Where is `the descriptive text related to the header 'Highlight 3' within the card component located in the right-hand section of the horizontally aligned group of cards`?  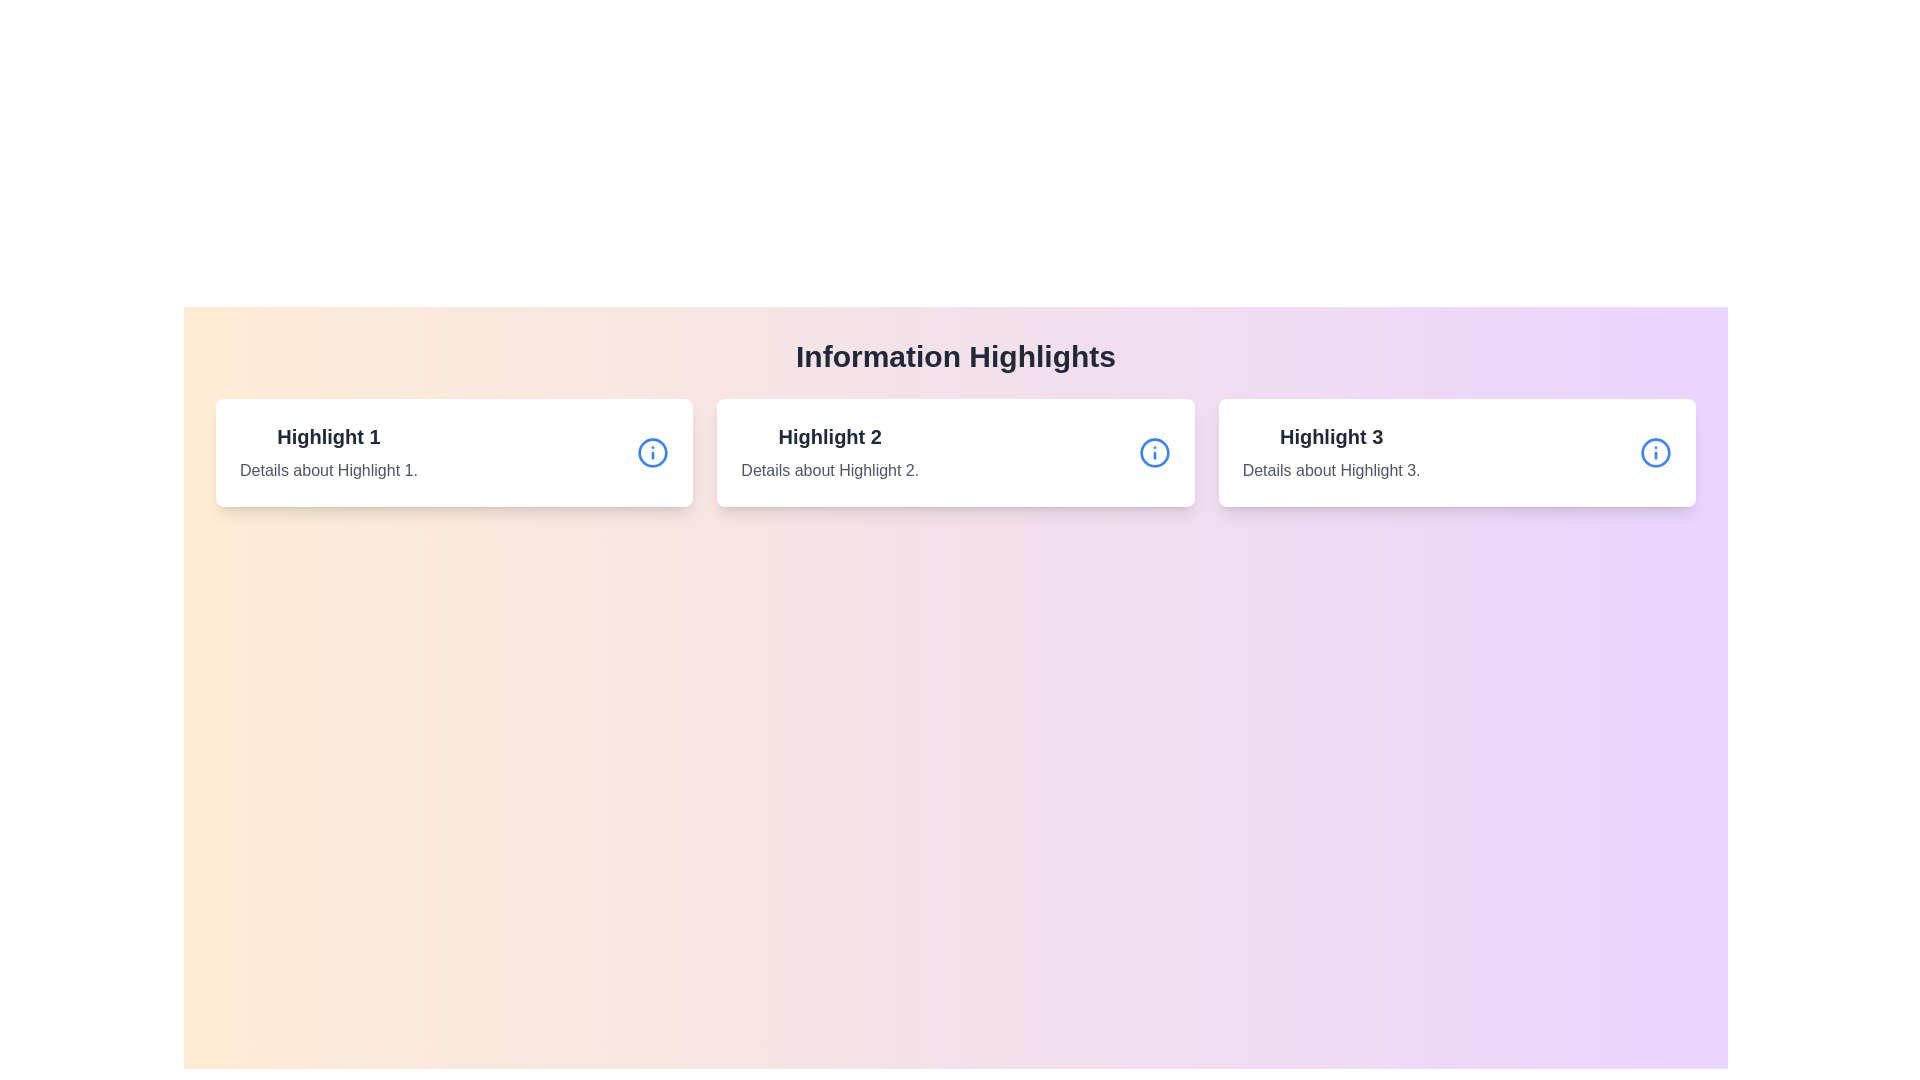 the descriptive text related to the header 'Highlight 3' within the card component located in the right-hand section of the horizontally aligned group of cards is located at coordinates (1330, 470).